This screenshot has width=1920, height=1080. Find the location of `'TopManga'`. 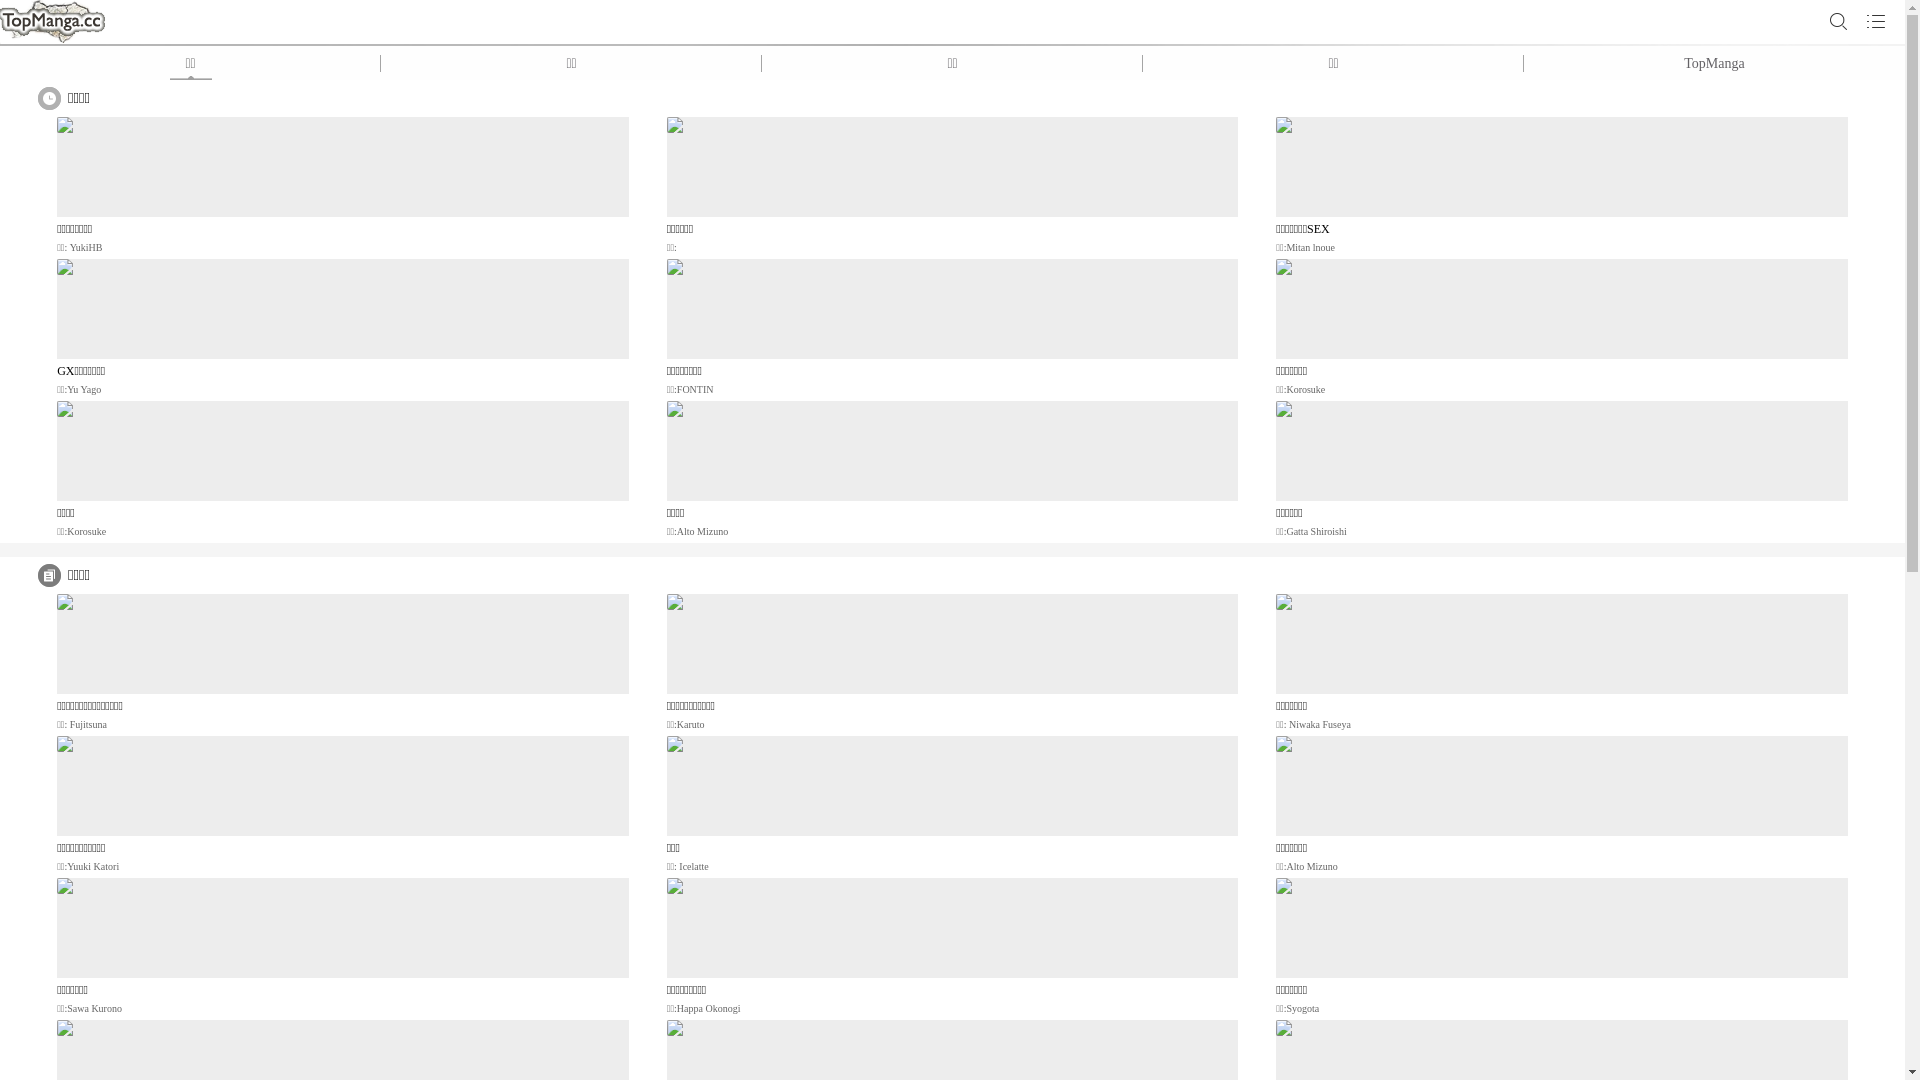

'TopManga' is located at coordinates (1713, 62).